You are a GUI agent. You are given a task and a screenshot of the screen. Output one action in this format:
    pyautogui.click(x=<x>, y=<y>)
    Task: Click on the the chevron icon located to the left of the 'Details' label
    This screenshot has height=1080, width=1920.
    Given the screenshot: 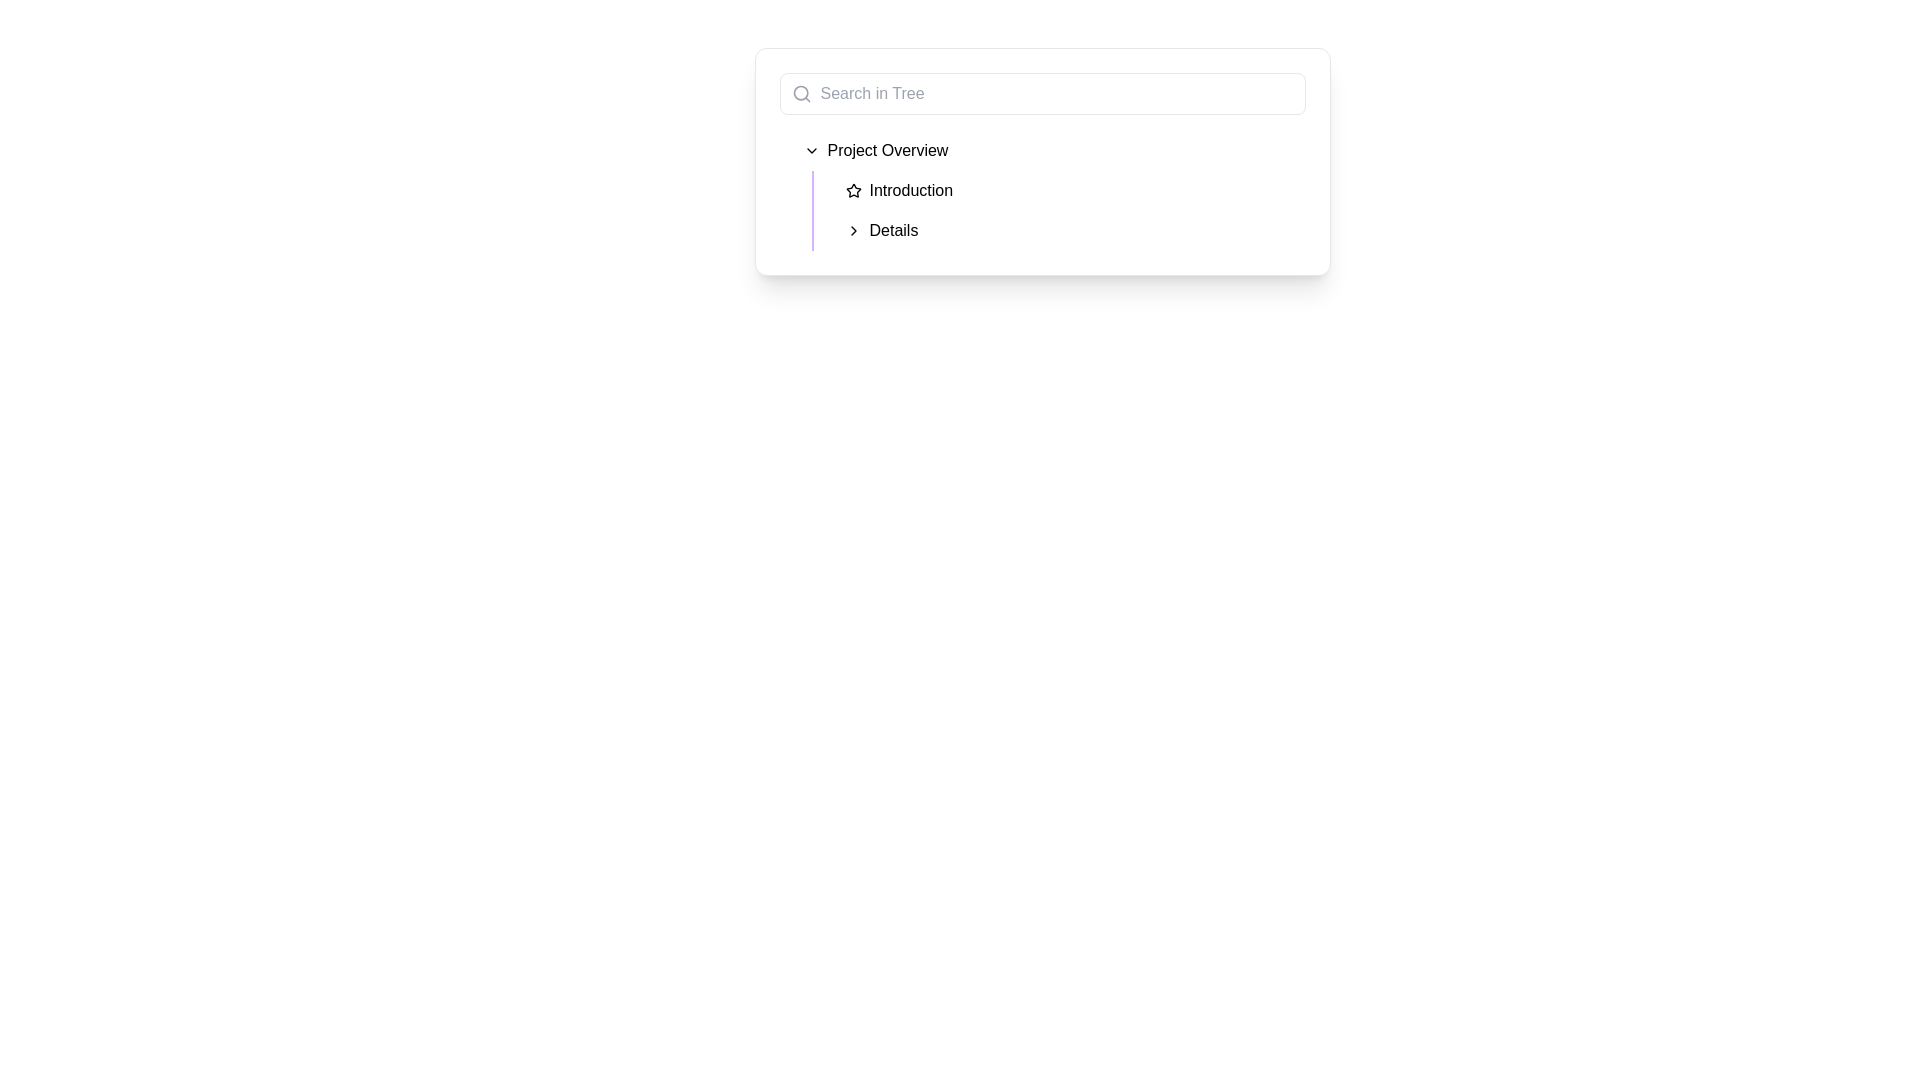 What is the action you would take?
    pyautogui.click(x=853, y=230)
    